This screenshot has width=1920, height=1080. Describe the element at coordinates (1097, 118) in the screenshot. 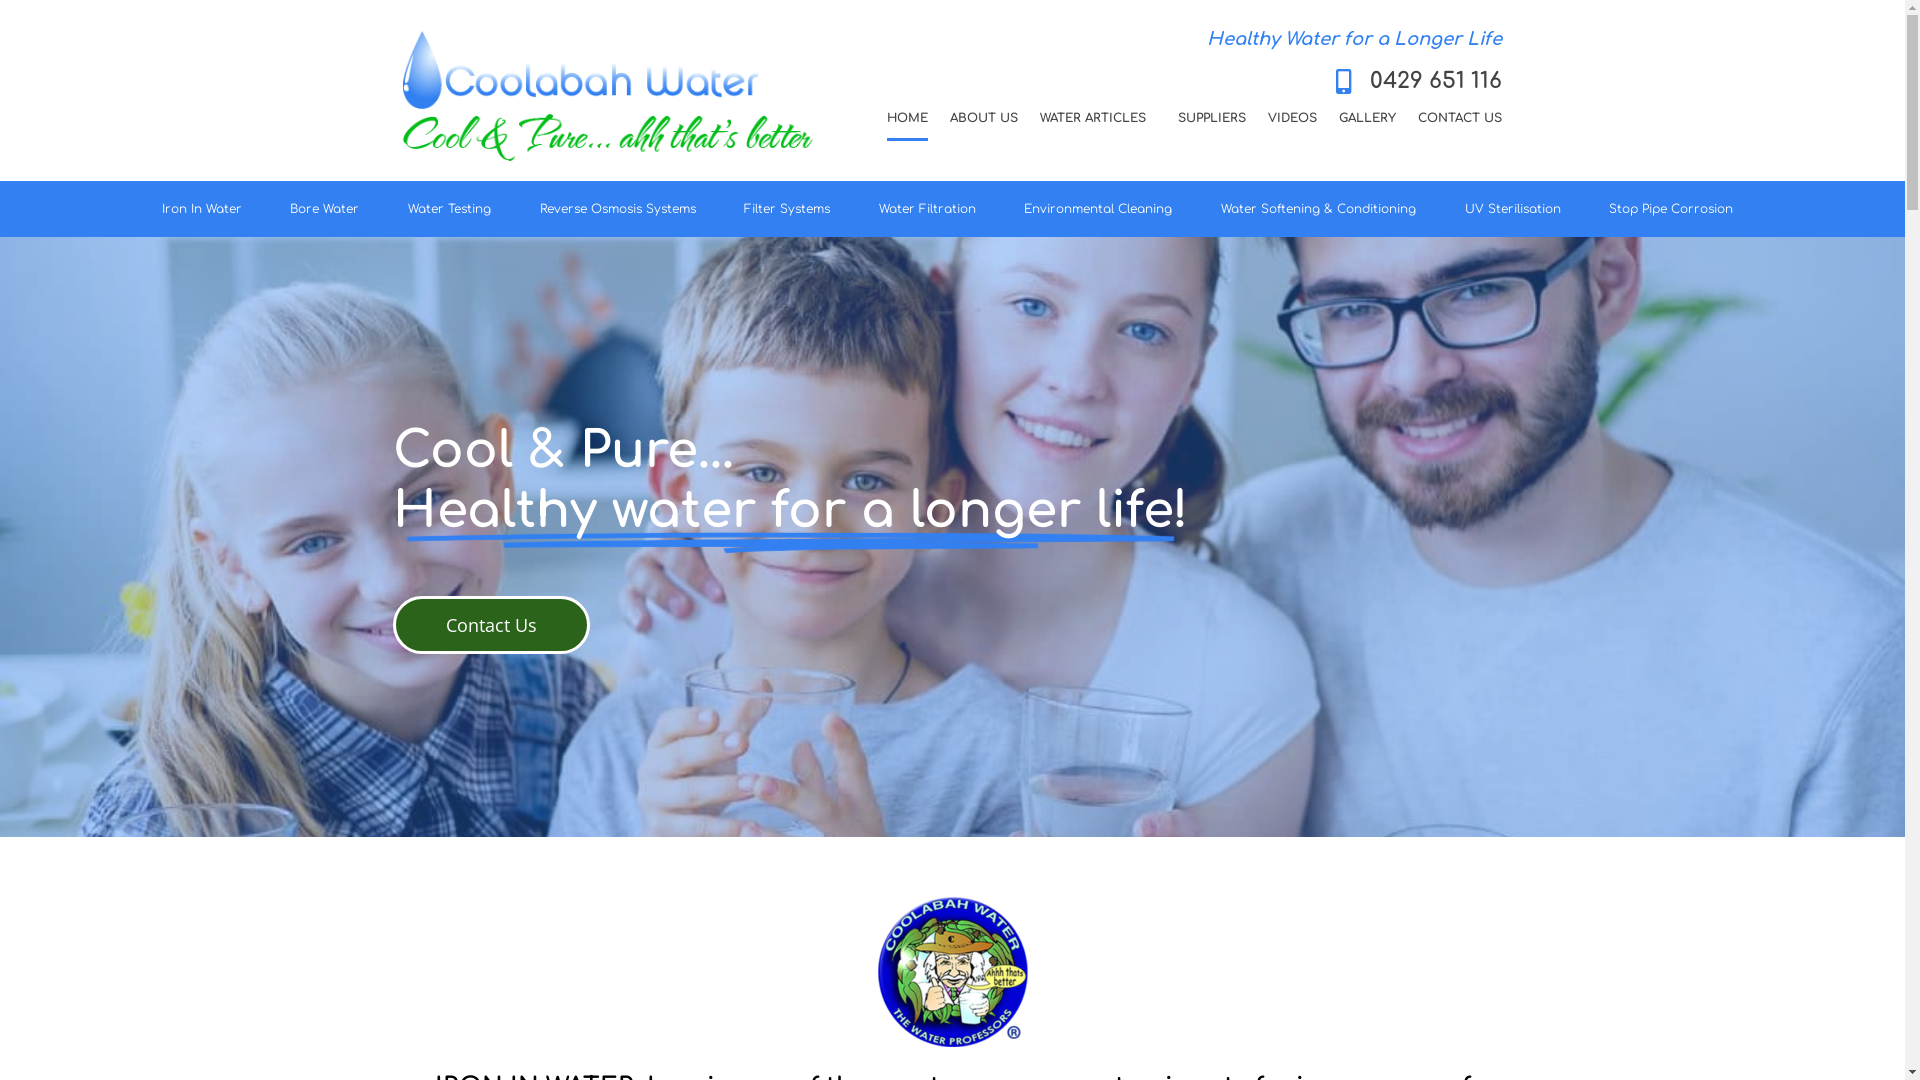

I see `'WATER ARTICLES'` at that location.